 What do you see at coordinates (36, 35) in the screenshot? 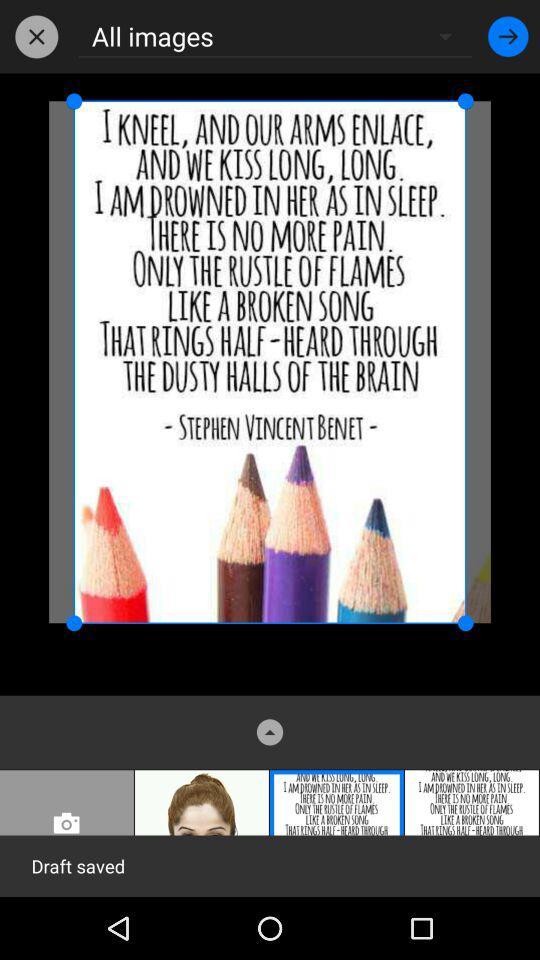
I see `icon next to all images item` at bounding box center [36, 35].